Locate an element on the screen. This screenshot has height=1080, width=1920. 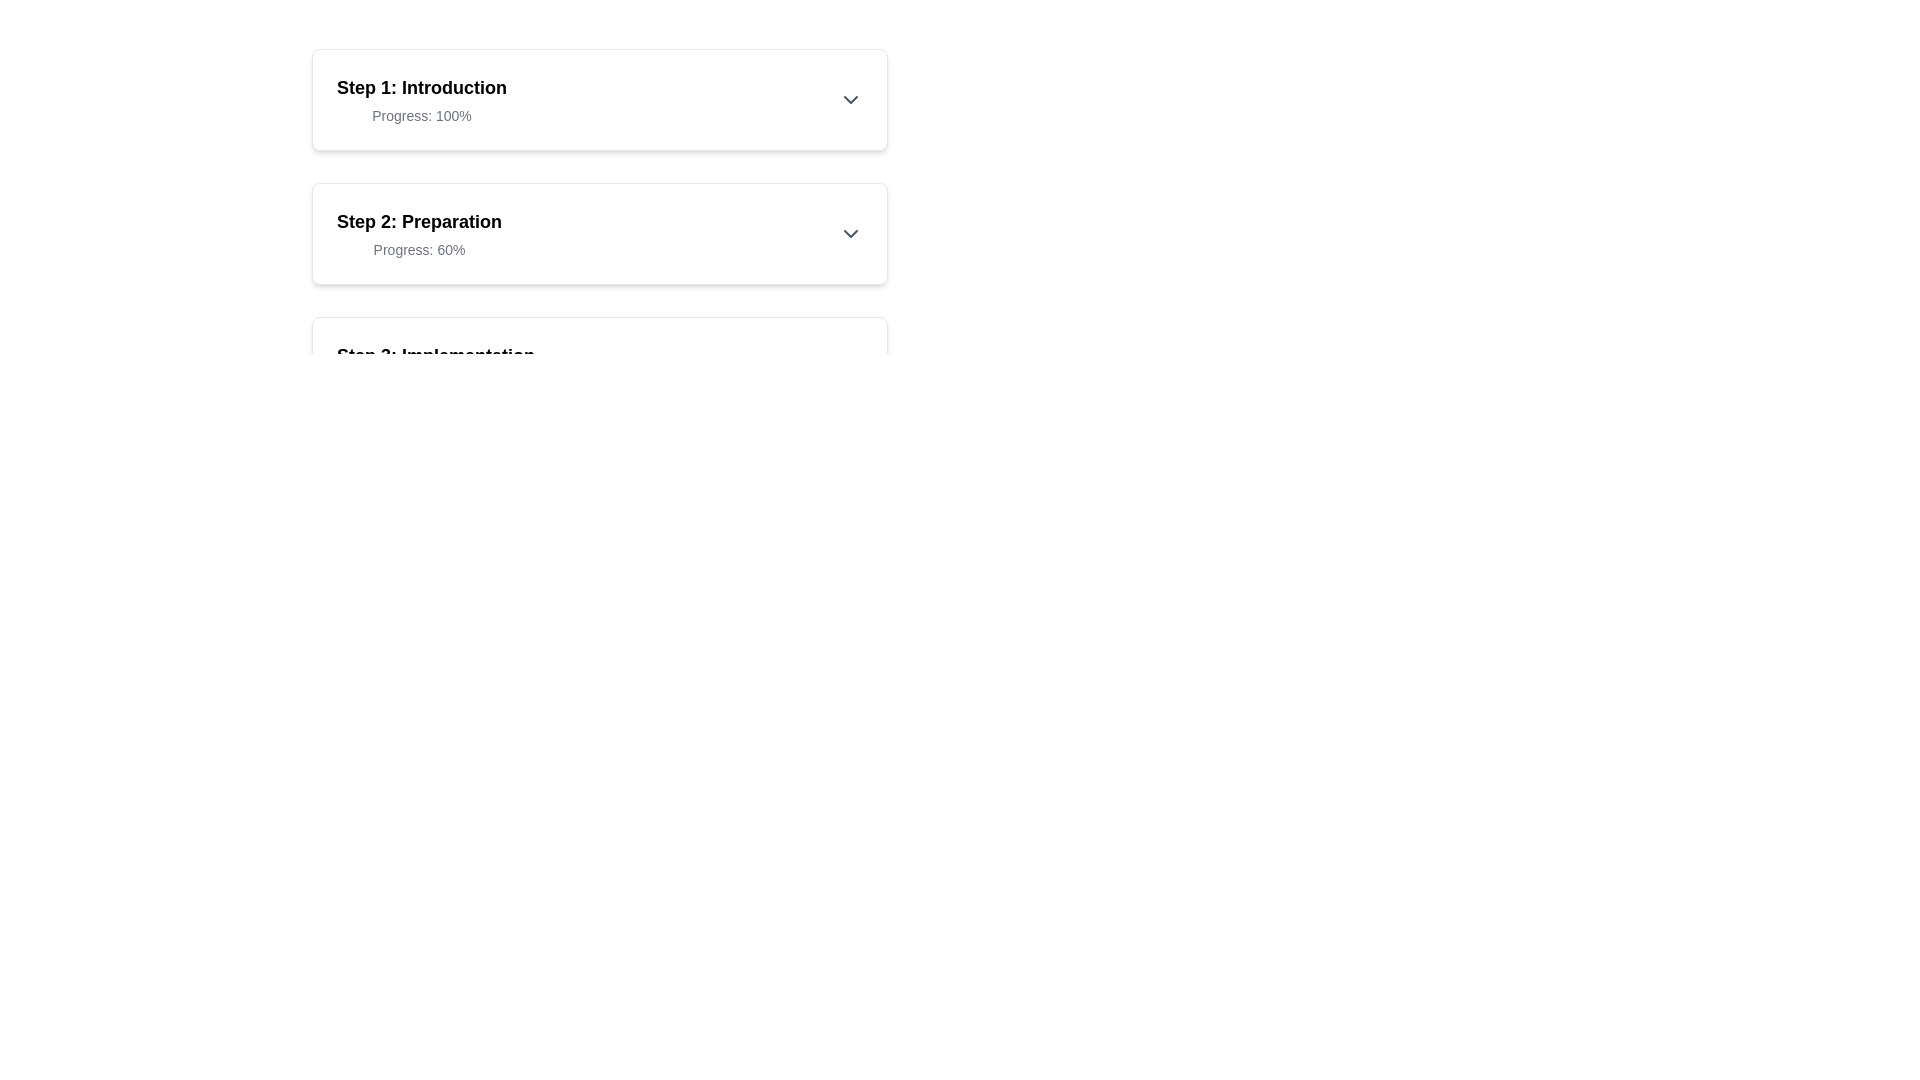
the collapsible section titled 'Step 2: Preparation' is located at coordinates (599, 233).